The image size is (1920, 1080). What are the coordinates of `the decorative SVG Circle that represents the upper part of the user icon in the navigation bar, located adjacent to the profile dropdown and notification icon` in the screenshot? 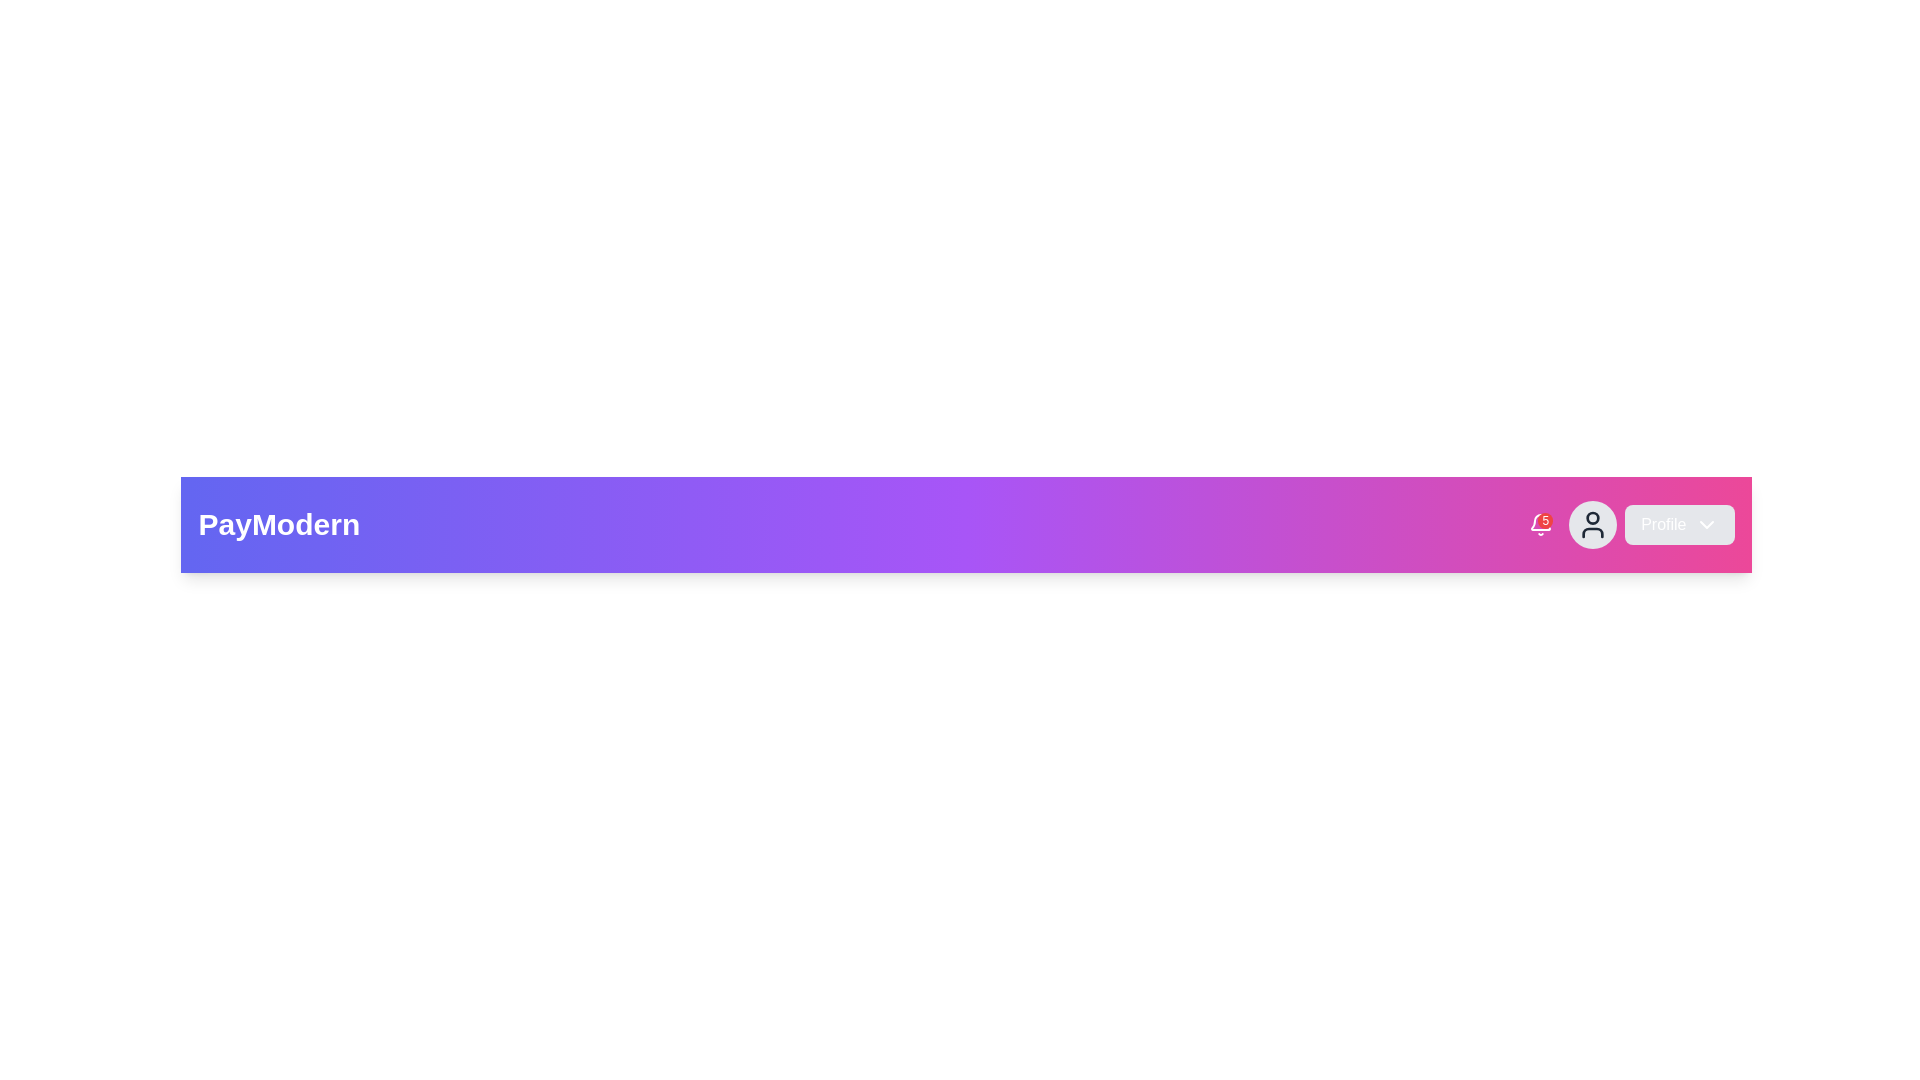 It's located at (1592, 517).